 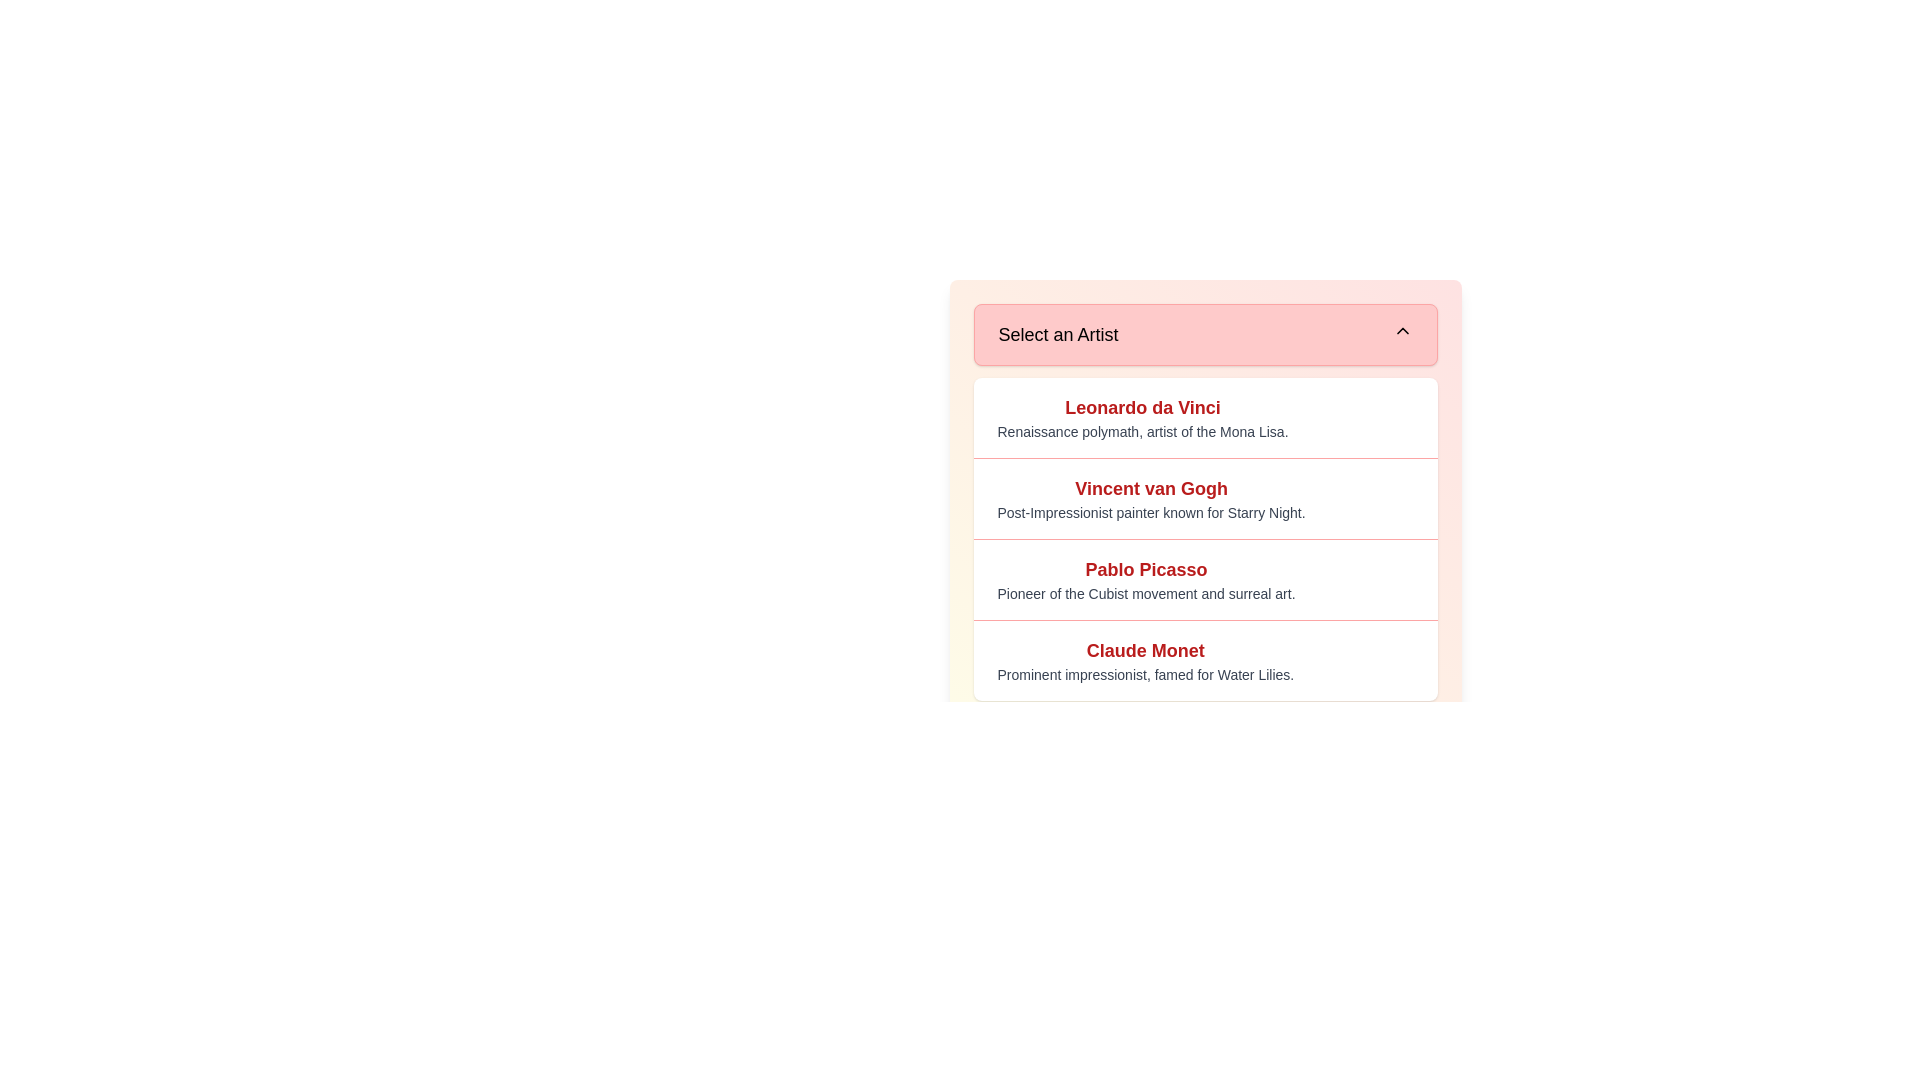 I want to click on descriptive text of the selectable list item for 'Vincent van Gogh', which is the second option in the artist list, so click(x=1204, y=497).